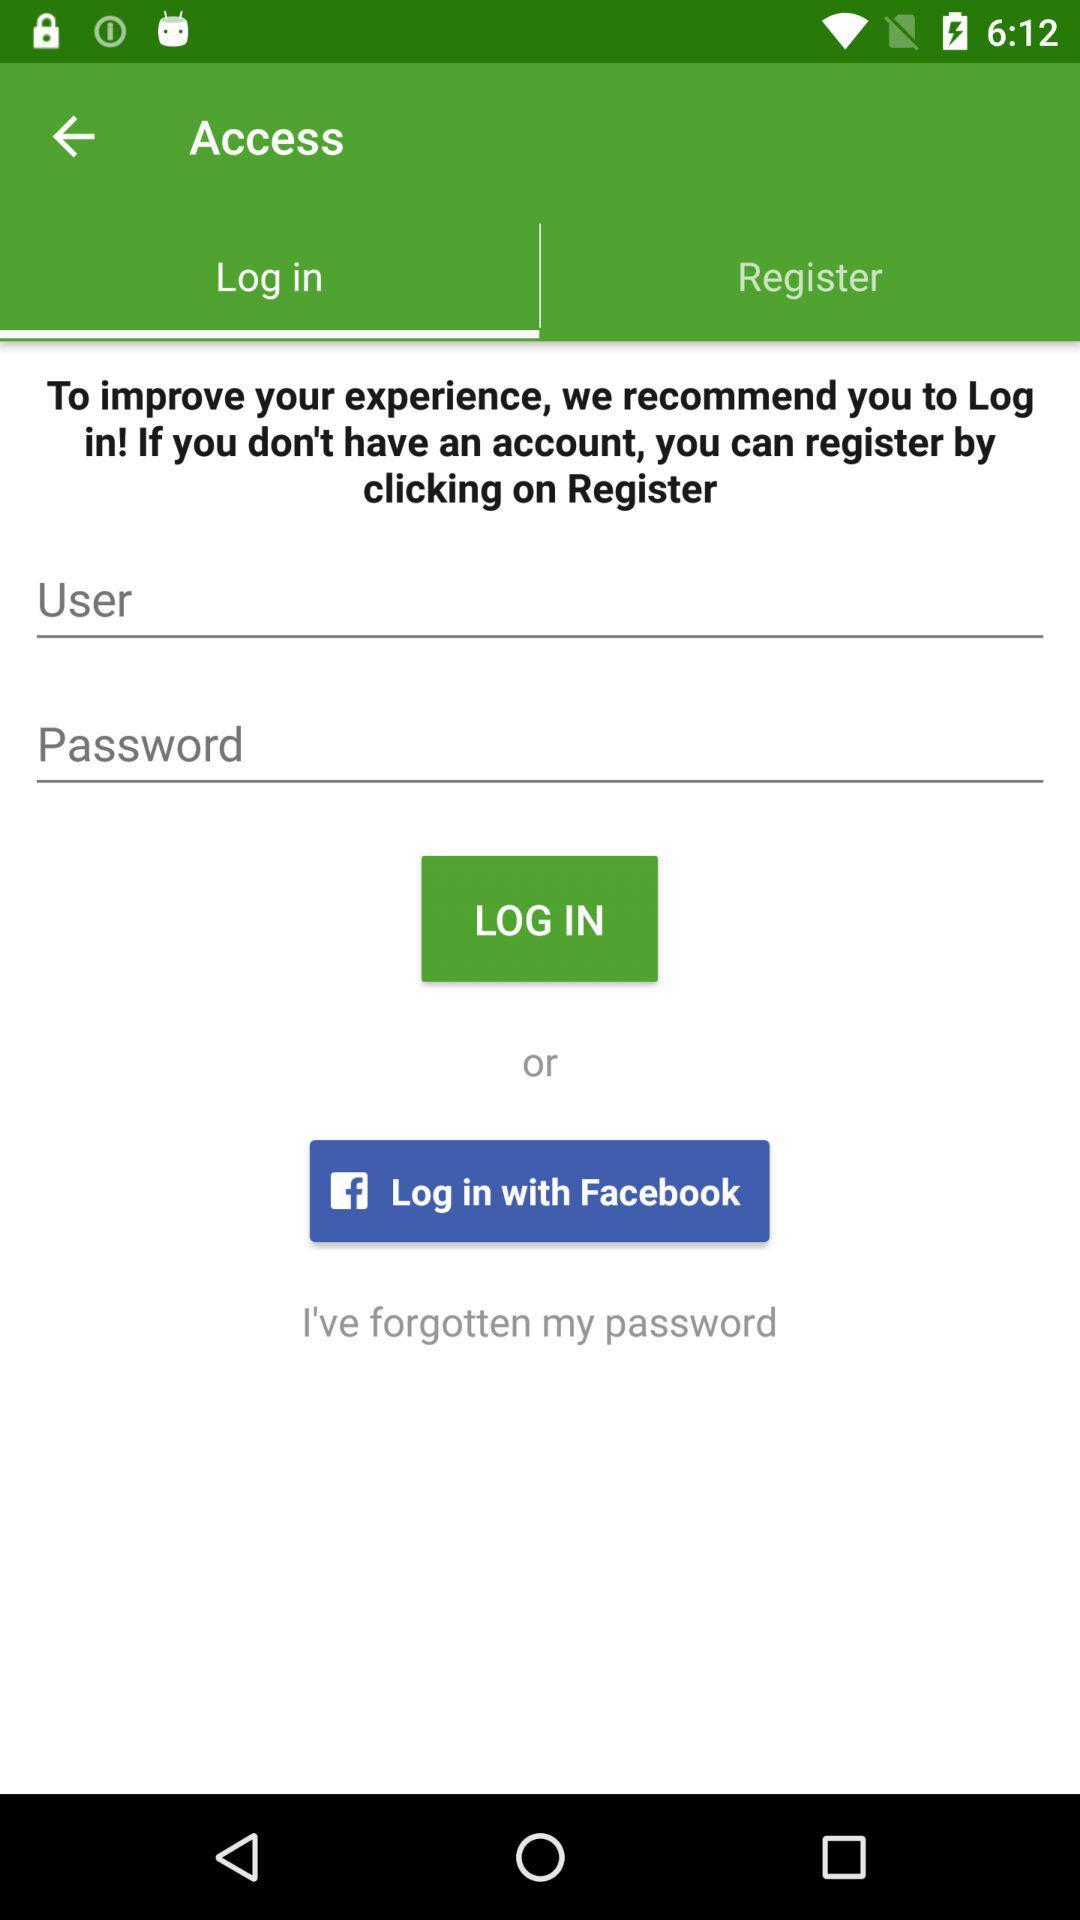  I want to click on enable text input, so click(540, 743).